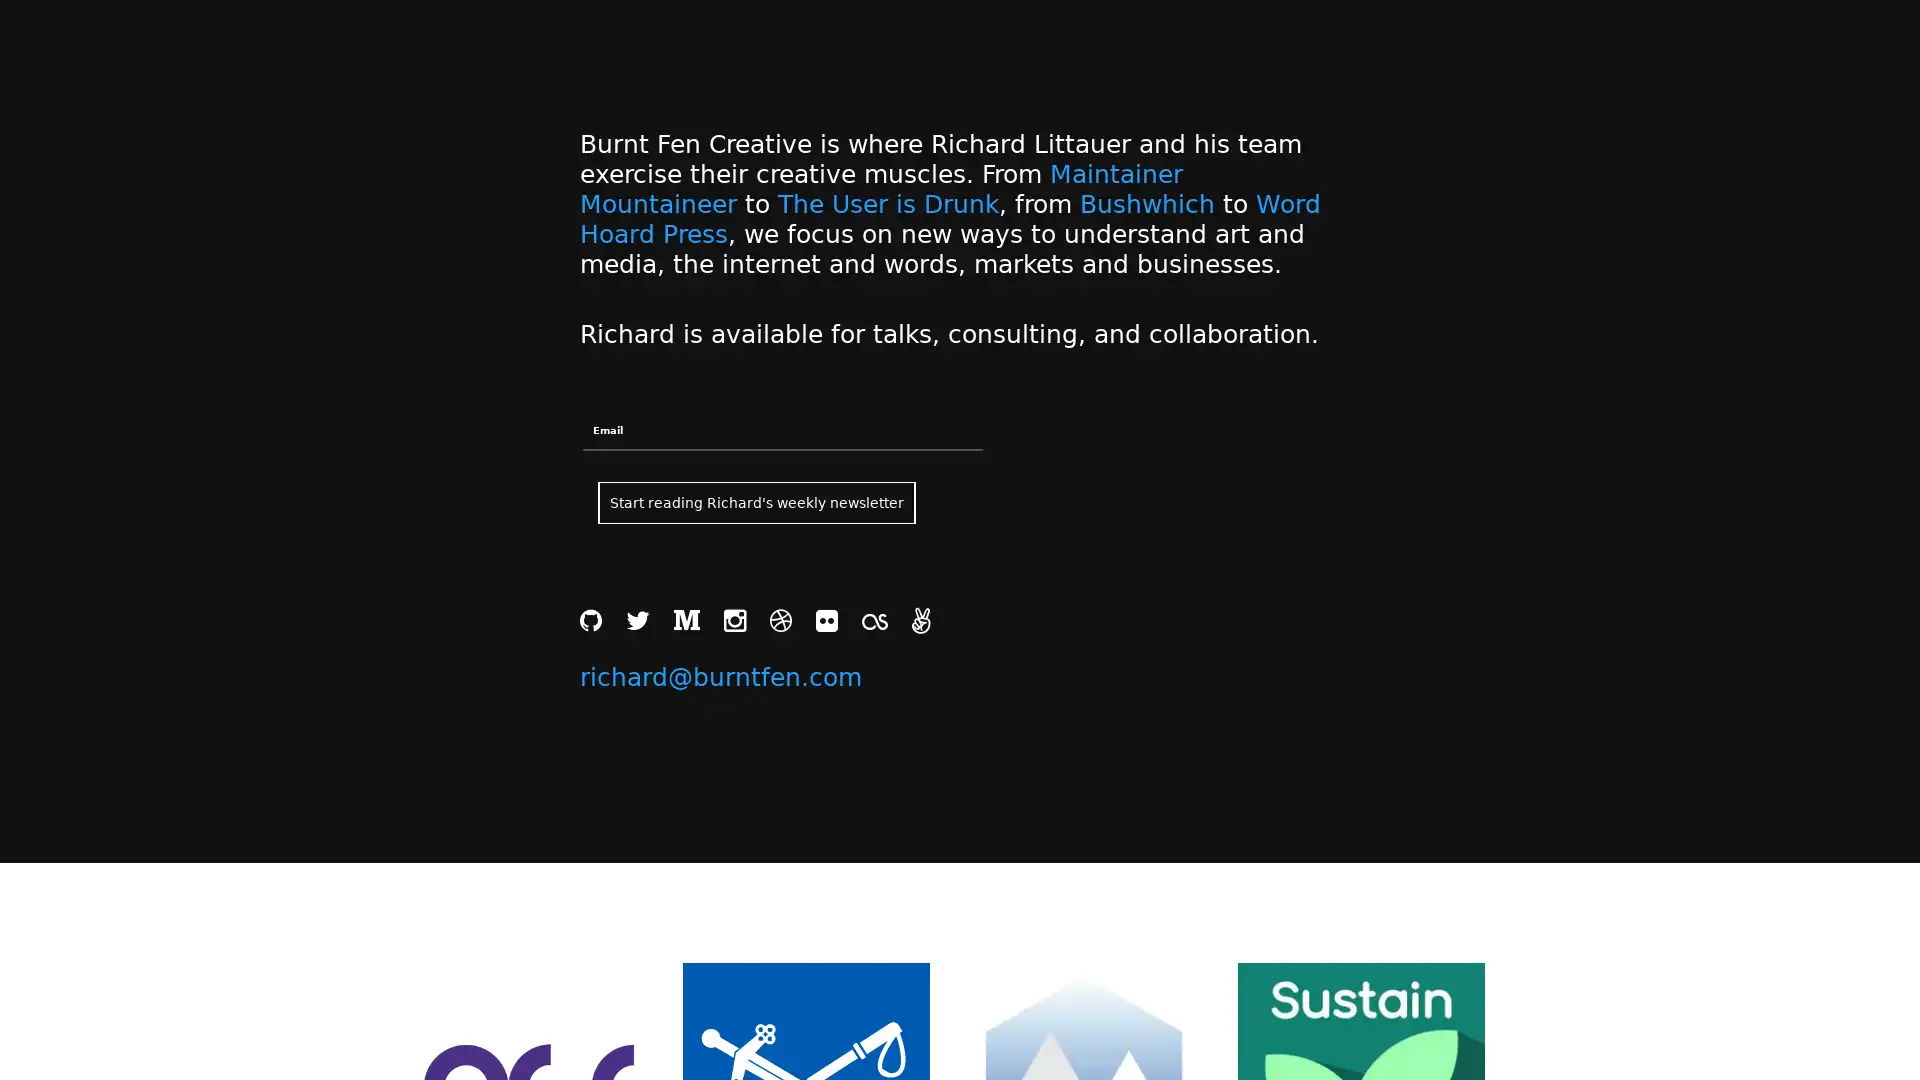 The height and width of the screenshot is (1080, 1920). I want to click on Start reading Richard's weekly newsletter, so click(756, 501).